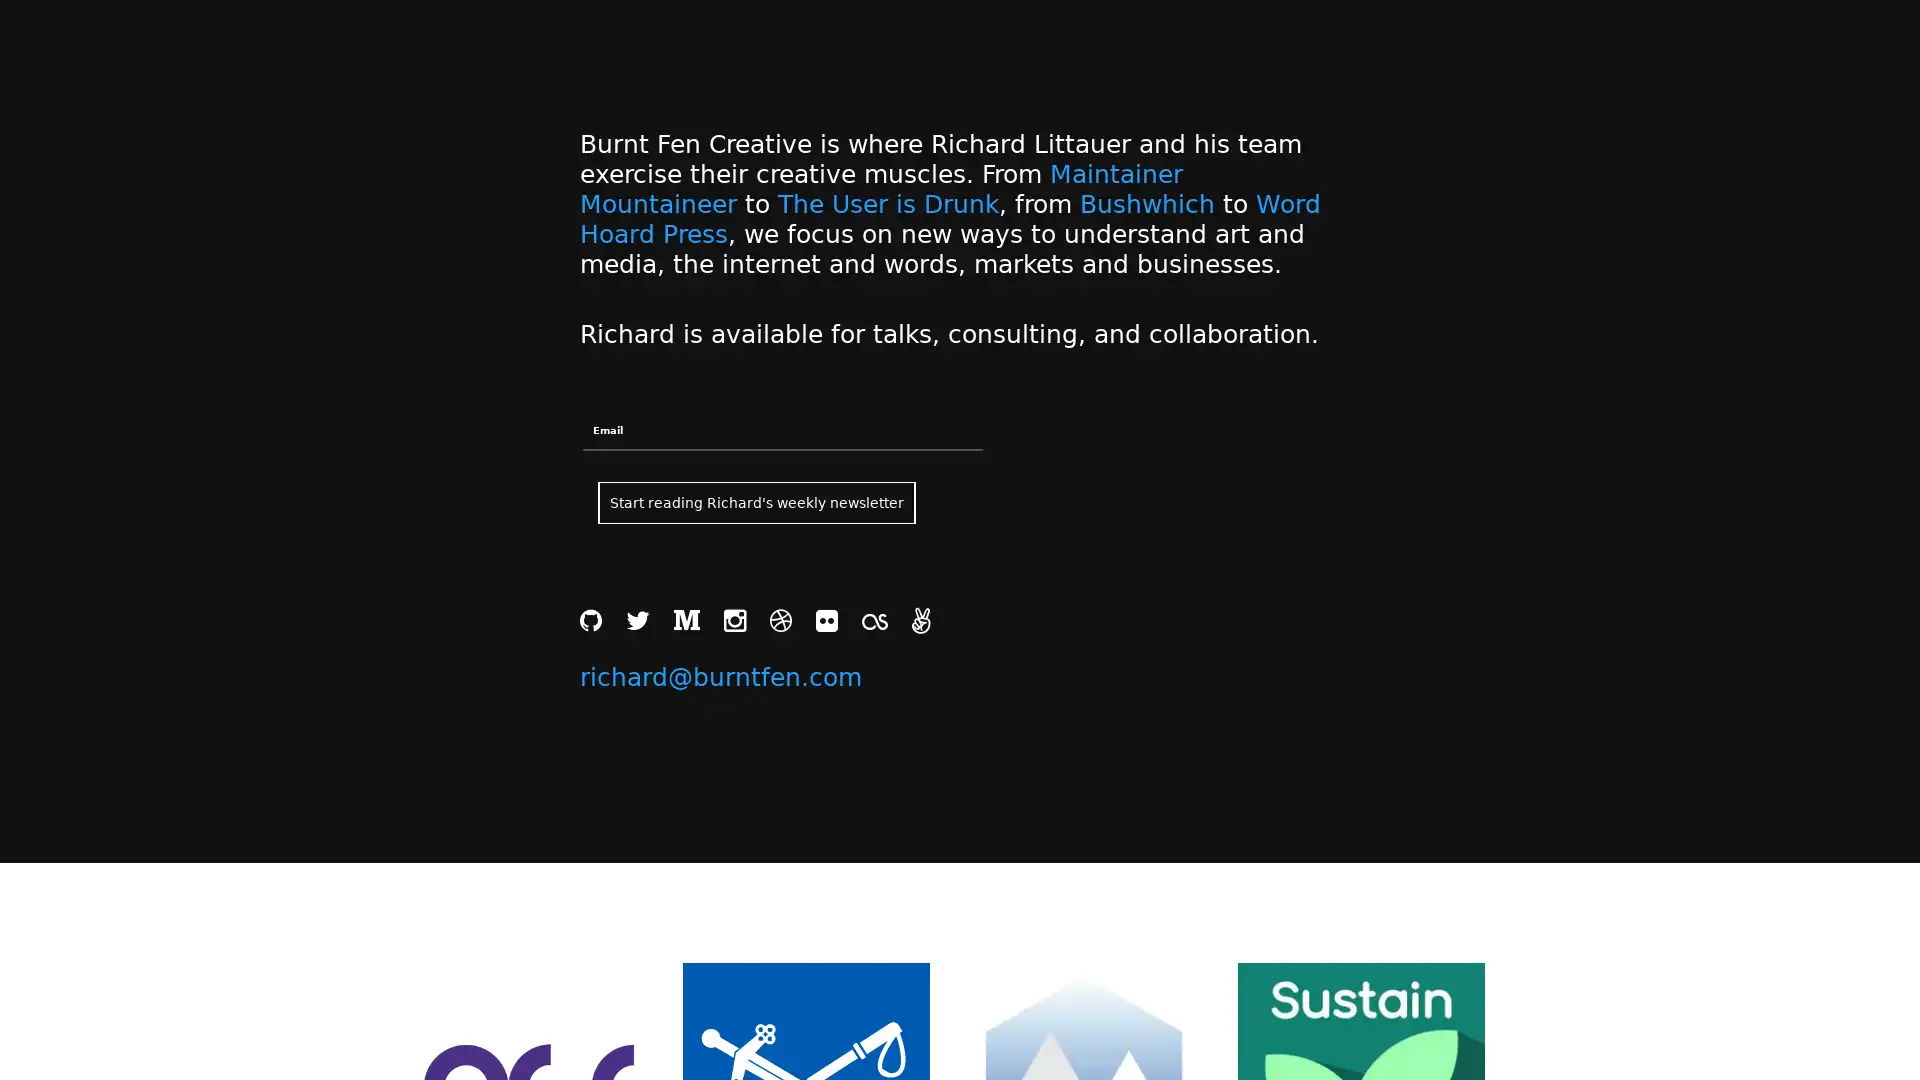 The height and width of the screenshot is (1080, 1920). I want to click on Start reading Richard's weekly newsletter, so click(756, 501).